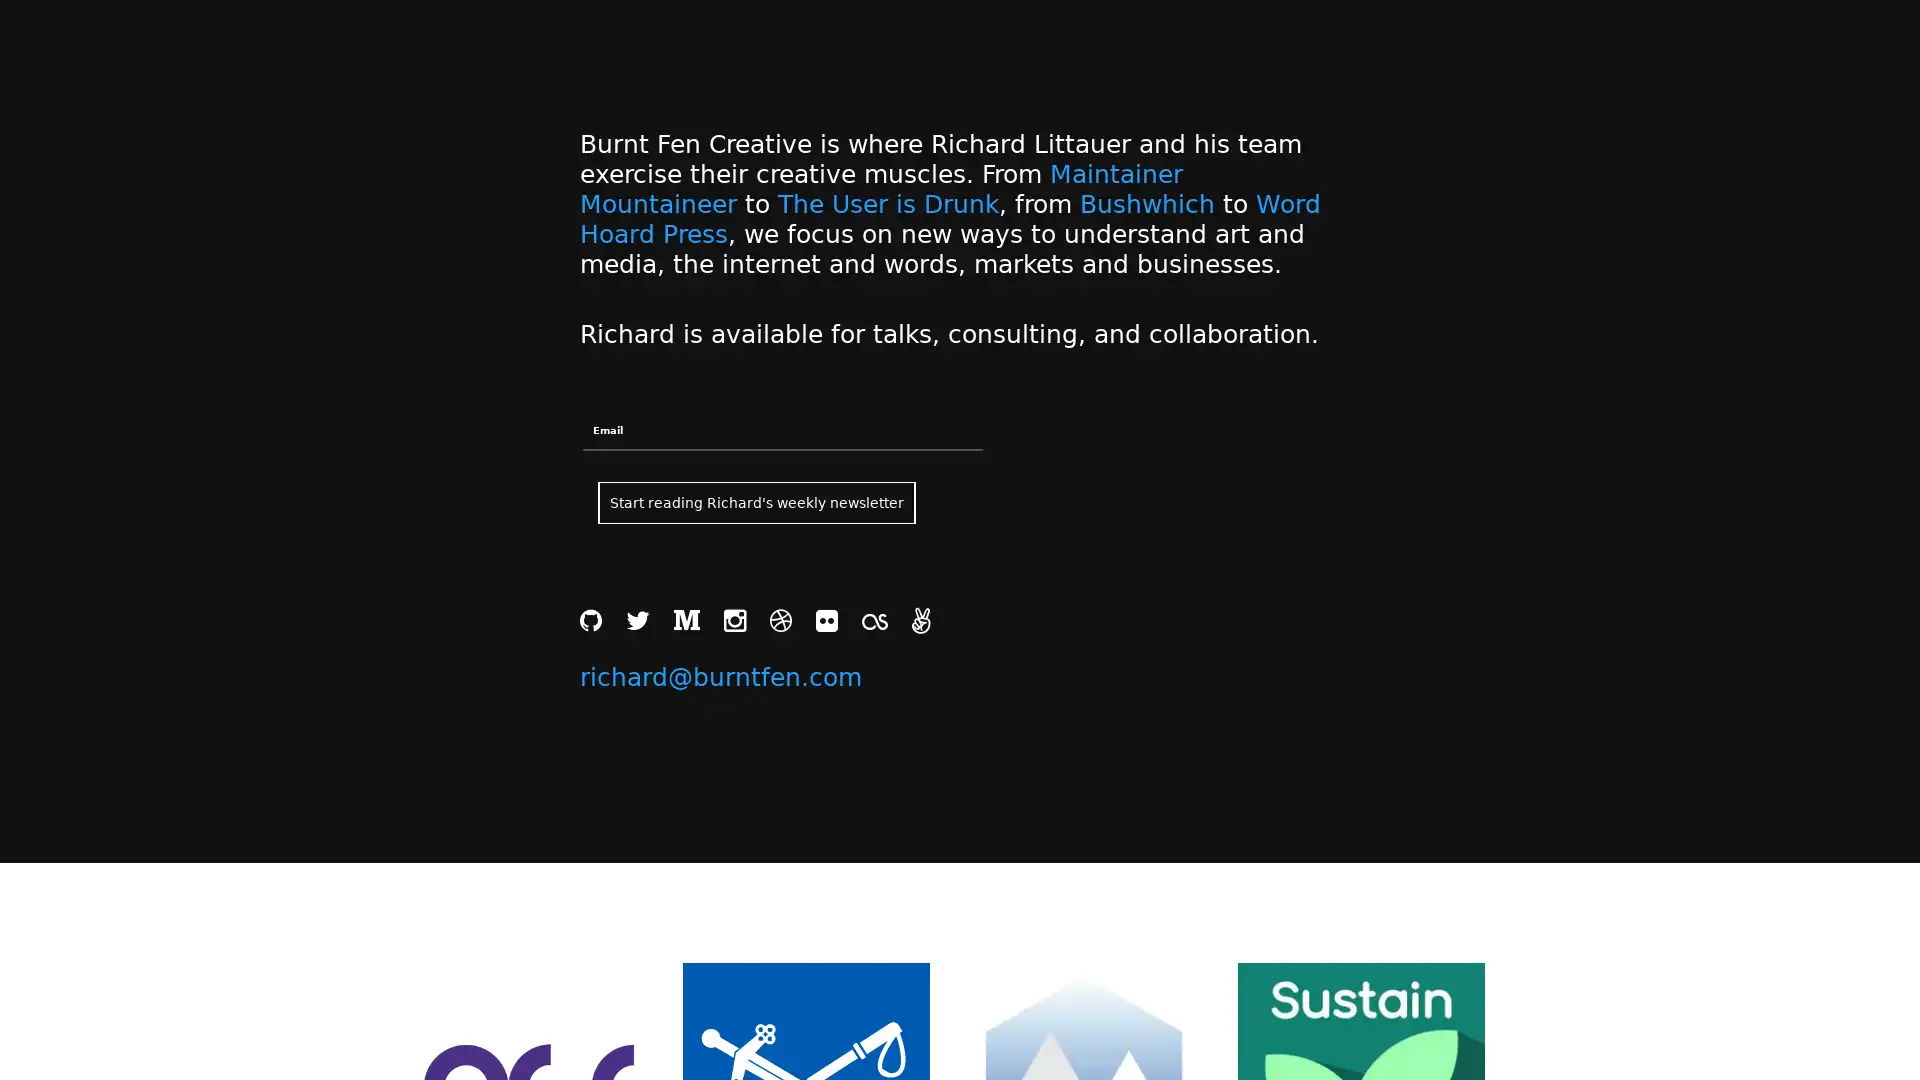 The height and width of the screenshot is (1080, 1920). I want to click on Start reading Richard's weekly newsletter, so click(756, 501).